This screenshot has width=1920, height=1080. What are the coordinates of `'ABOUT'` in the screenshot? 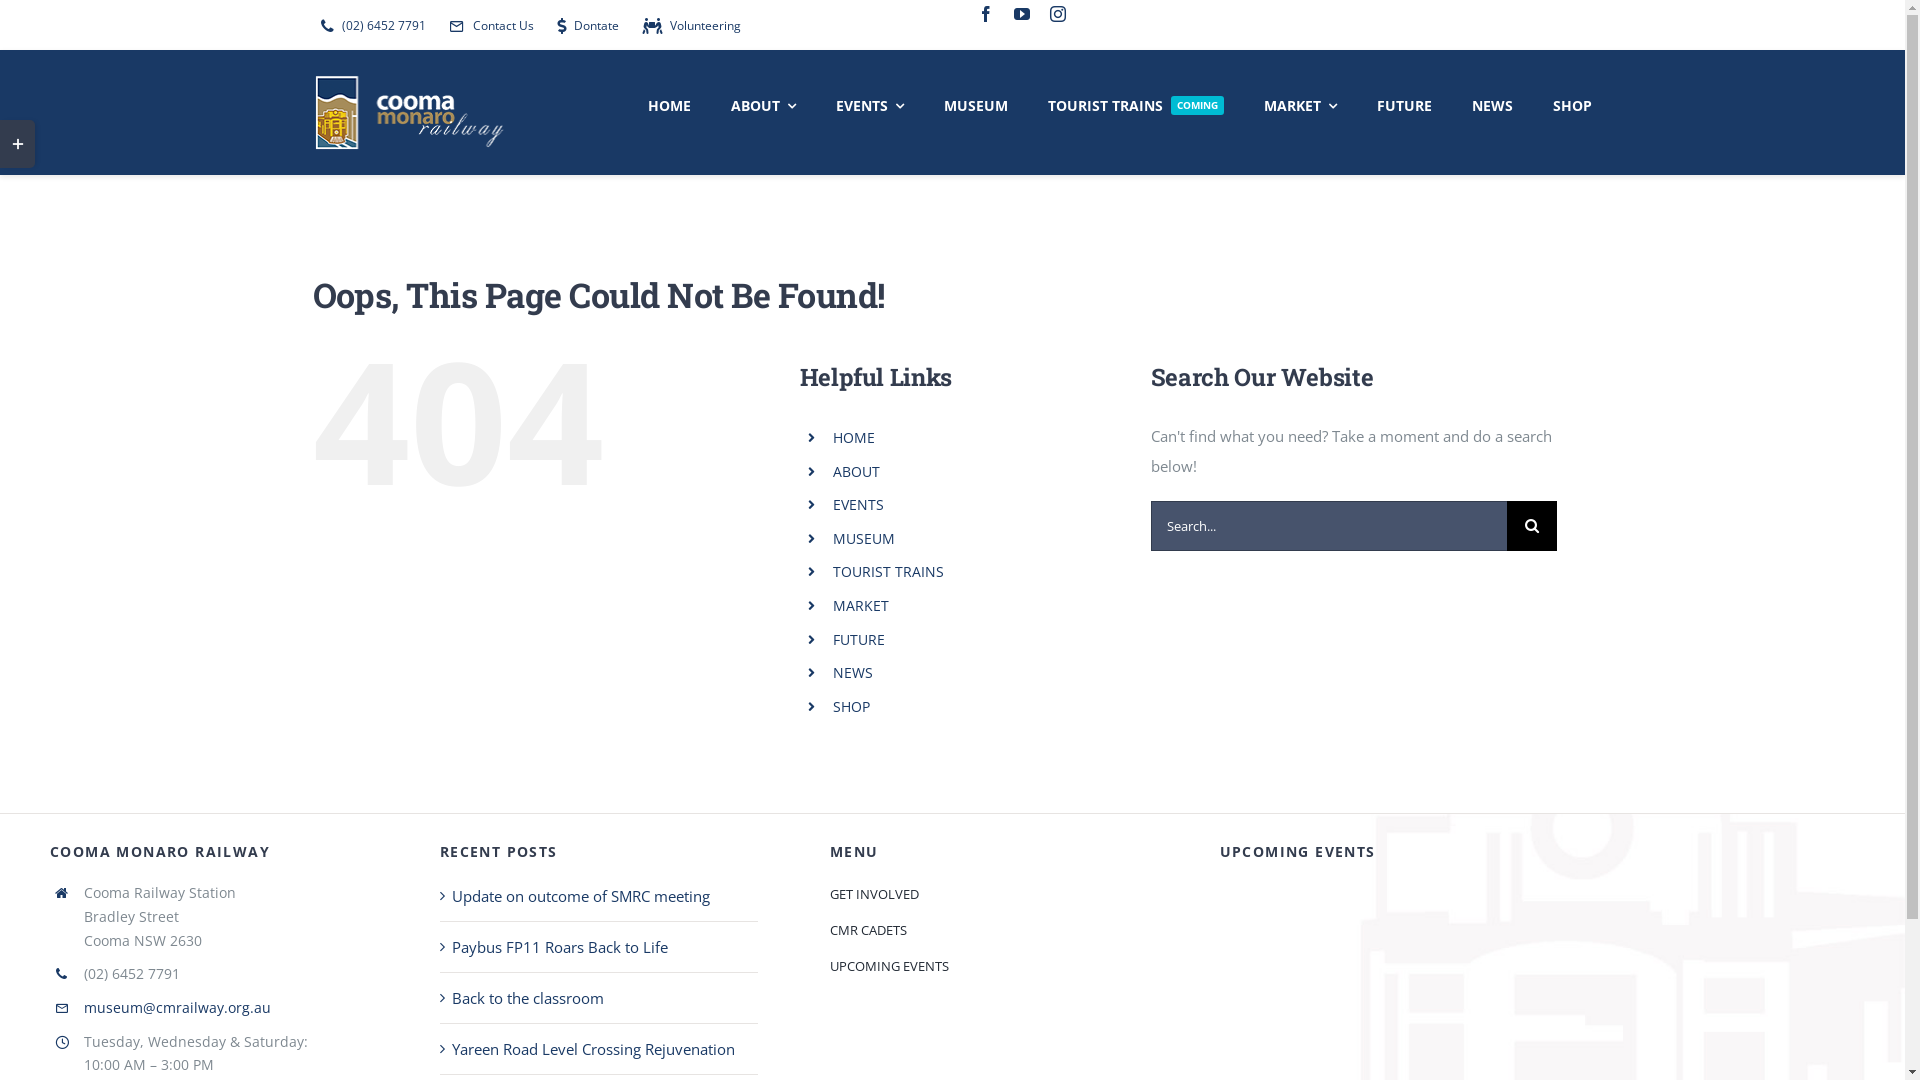 It's located at (762, 103).